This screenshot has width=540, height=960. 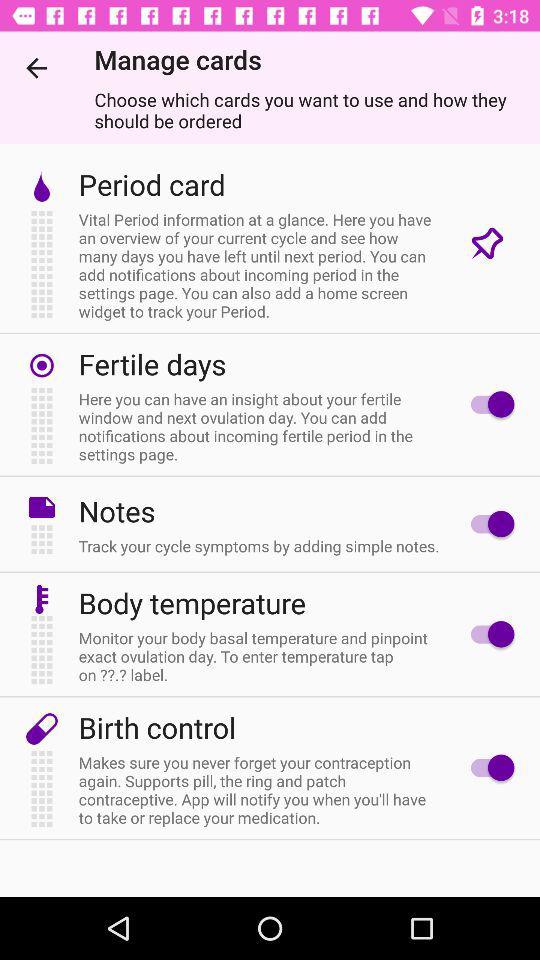 What do you see at coordinates (486, 633) in the screenshot?
I see `body temperature` at bounding box center [486, 633].